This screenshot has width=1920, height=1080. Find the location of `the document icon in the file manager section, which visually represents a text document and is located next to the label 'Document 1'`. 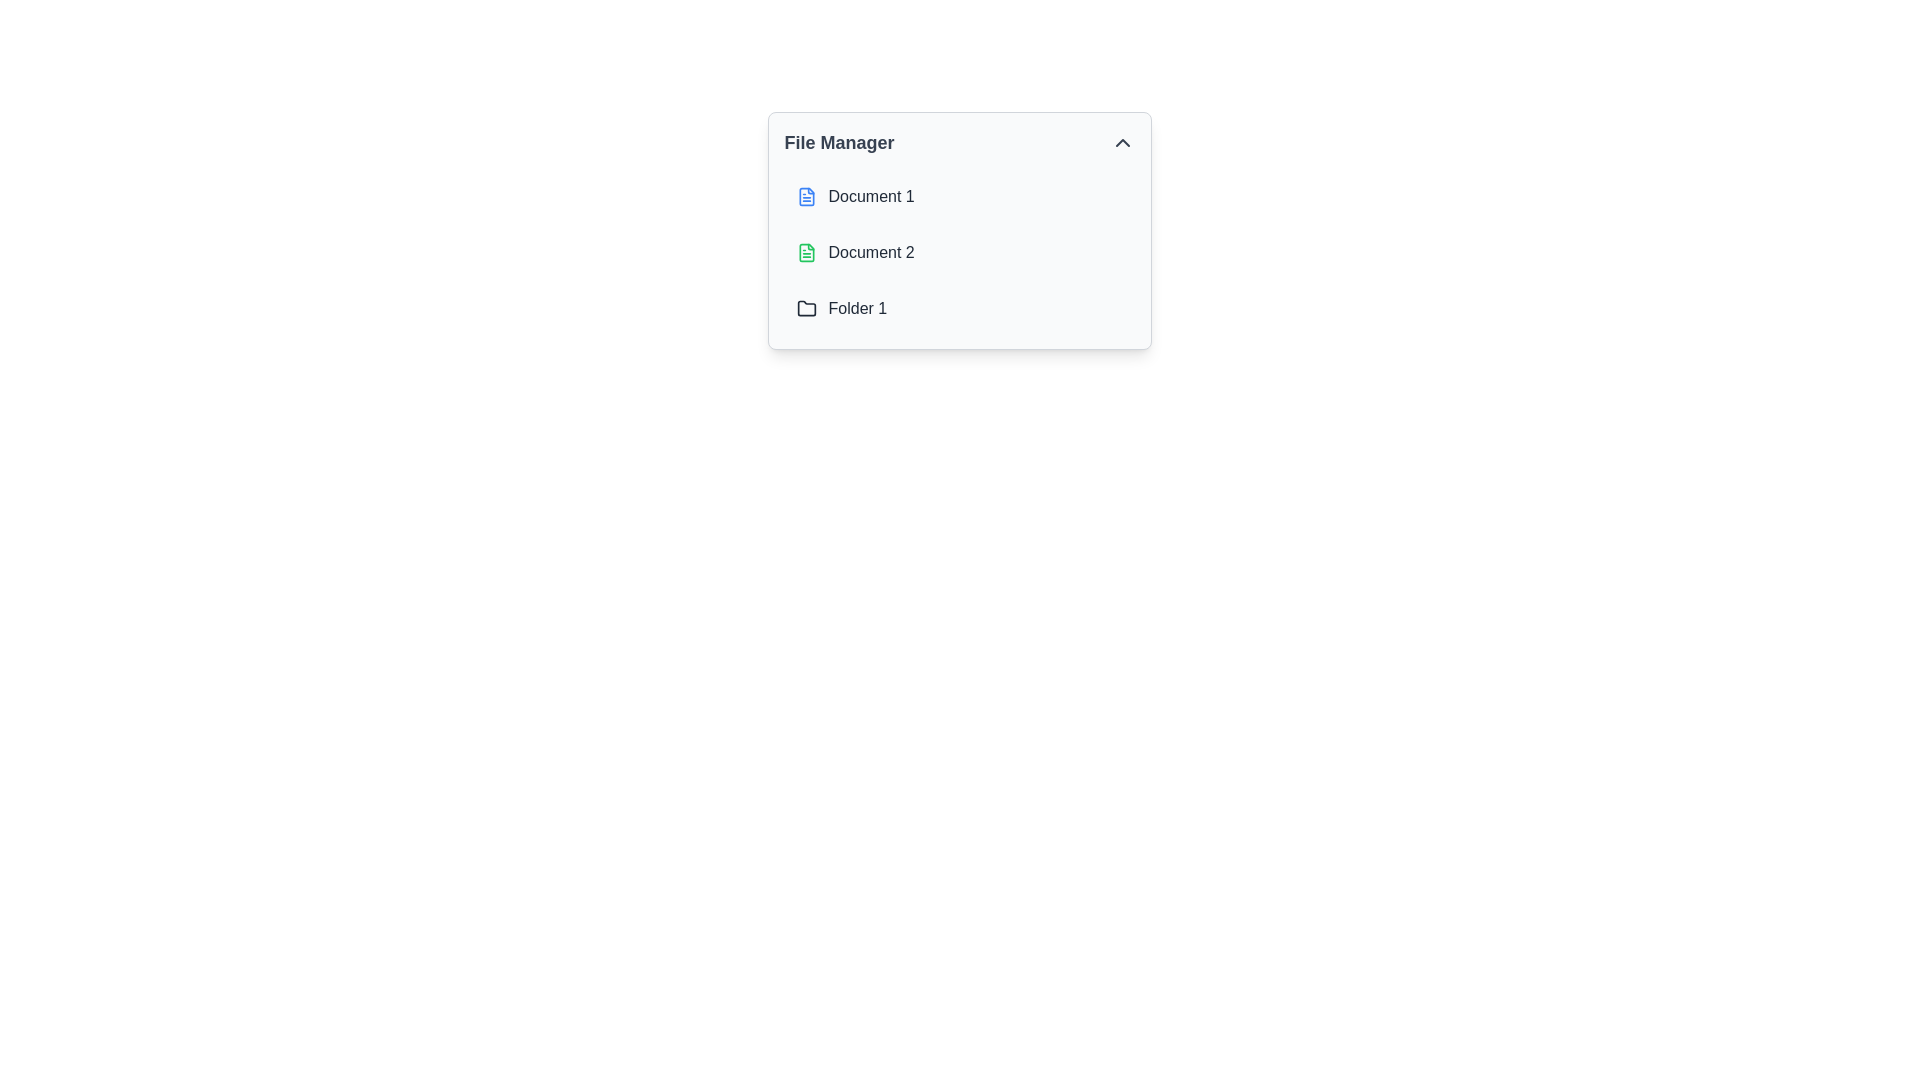

the document icon in the file manager section, which visually represents a text document and is located next to the label 'Document 1' is located at coordinates (806, 196).